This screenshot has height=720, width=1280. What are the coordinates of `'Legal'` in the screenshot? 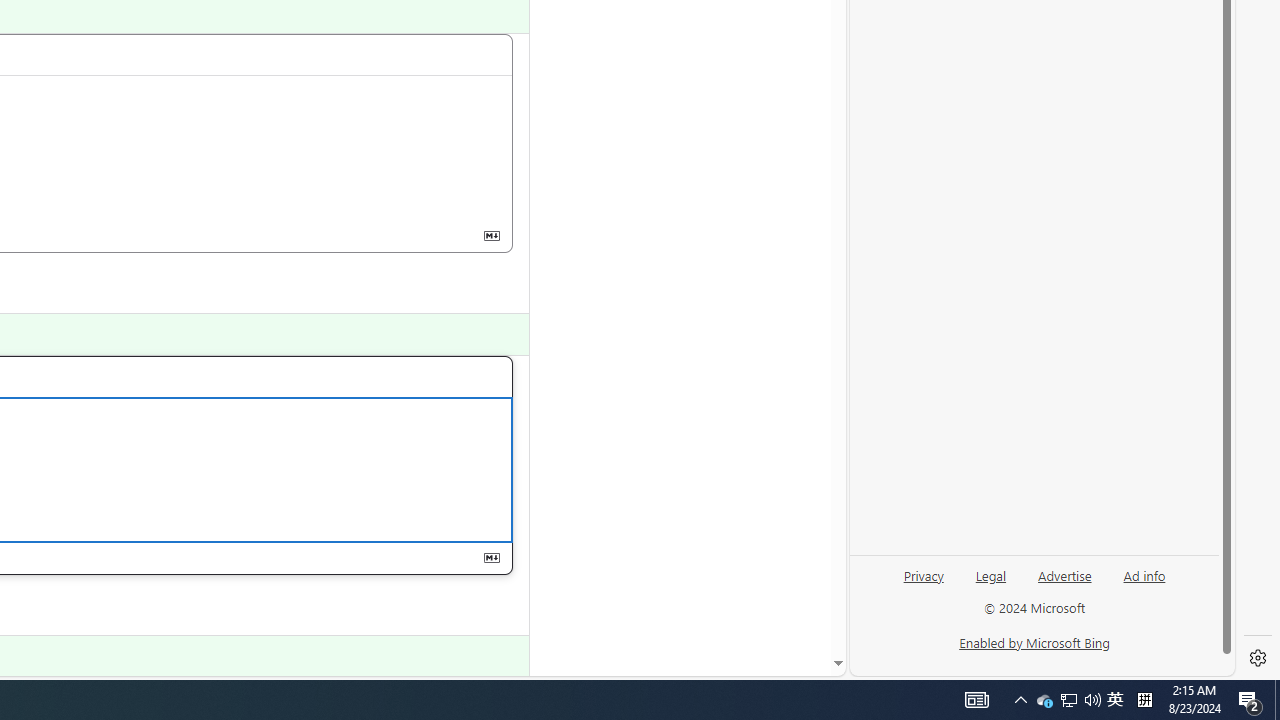 It's located at (990, 583).